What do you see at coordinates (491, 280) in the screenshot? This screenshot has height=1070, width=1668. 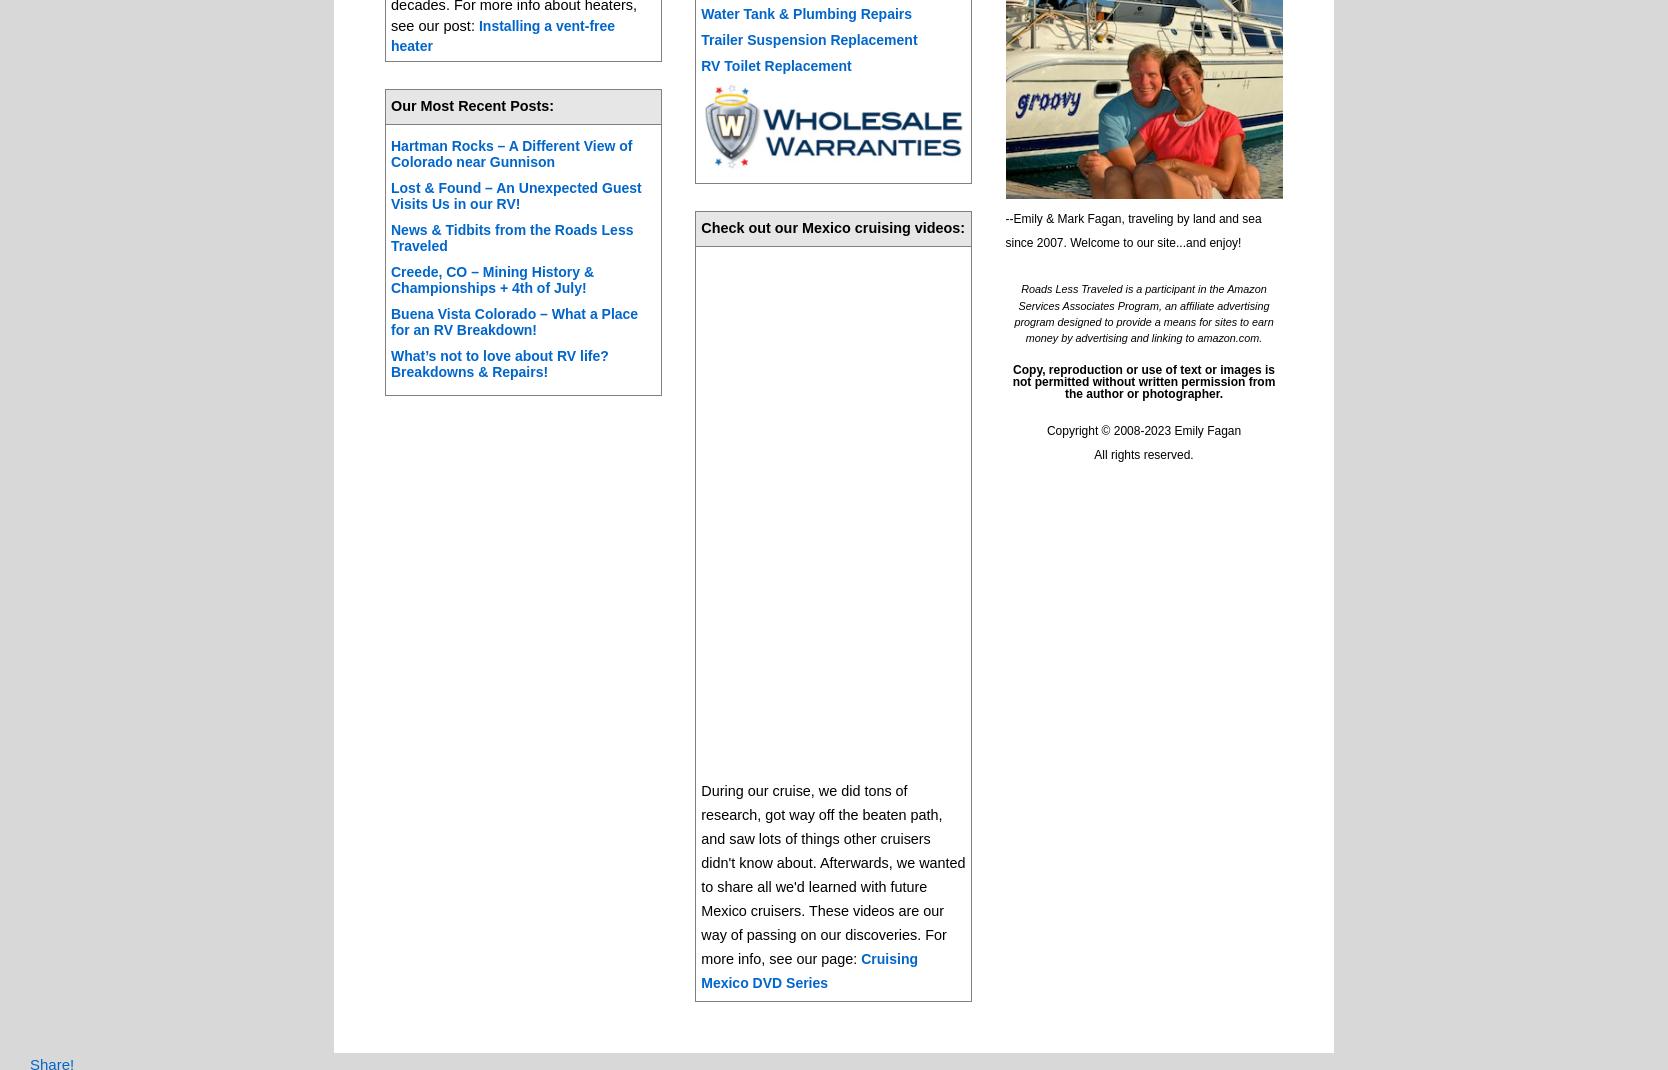 I see `'Creede, CO – Mining History & Championships + 4th of July!'` at bounding box center [491, 280].